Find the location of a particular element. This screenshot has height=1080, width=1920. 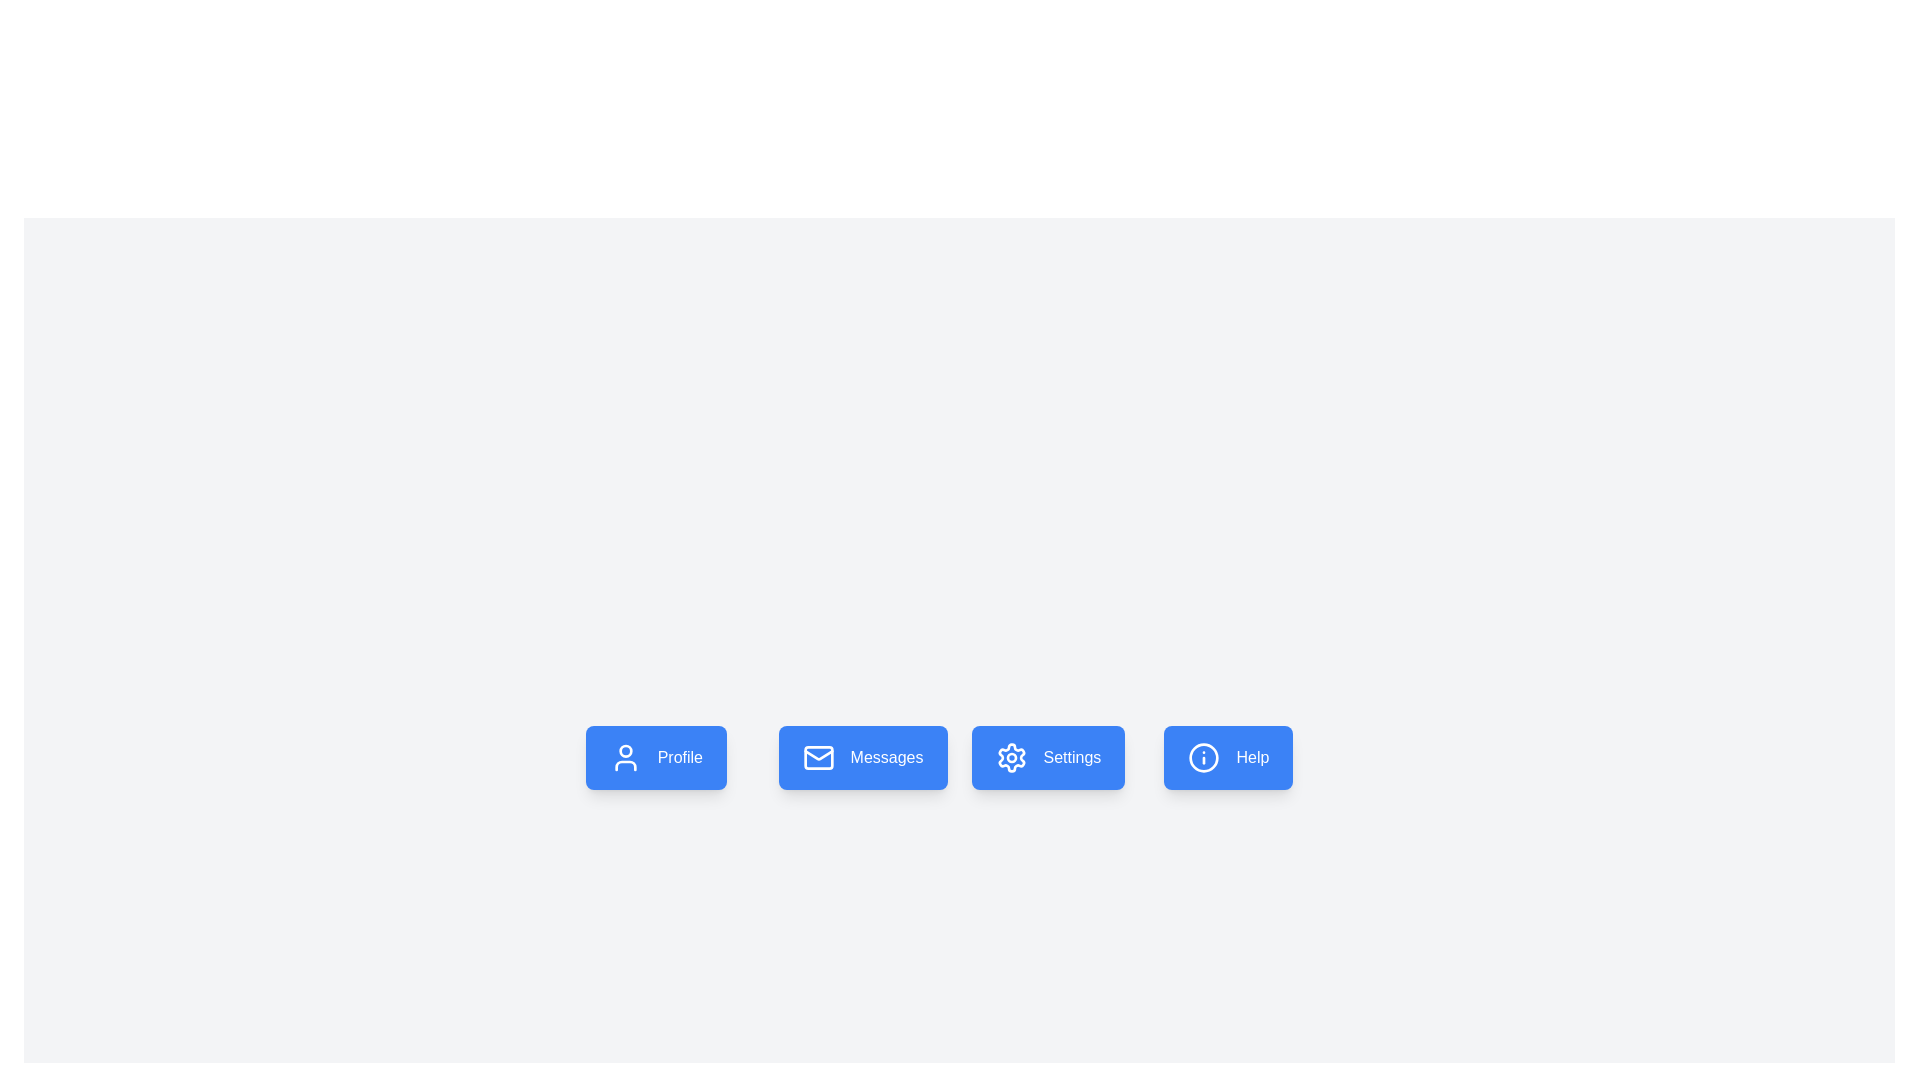

the help button, the fourth button in a row of four is located at coordinates (1247, 758).